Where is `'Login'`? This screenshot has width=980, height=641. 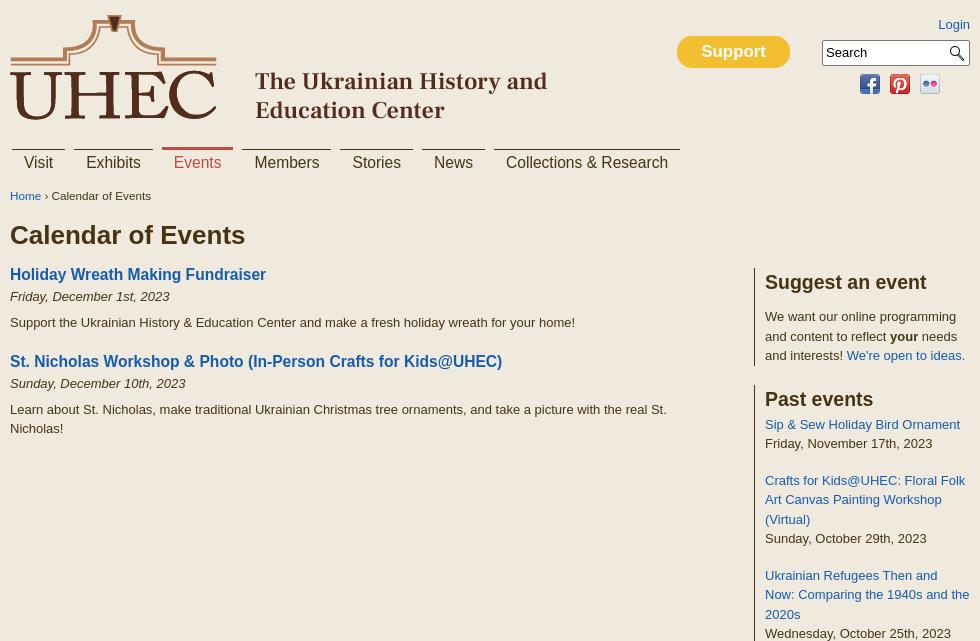 'Login' is located at coordinates (954, 24).